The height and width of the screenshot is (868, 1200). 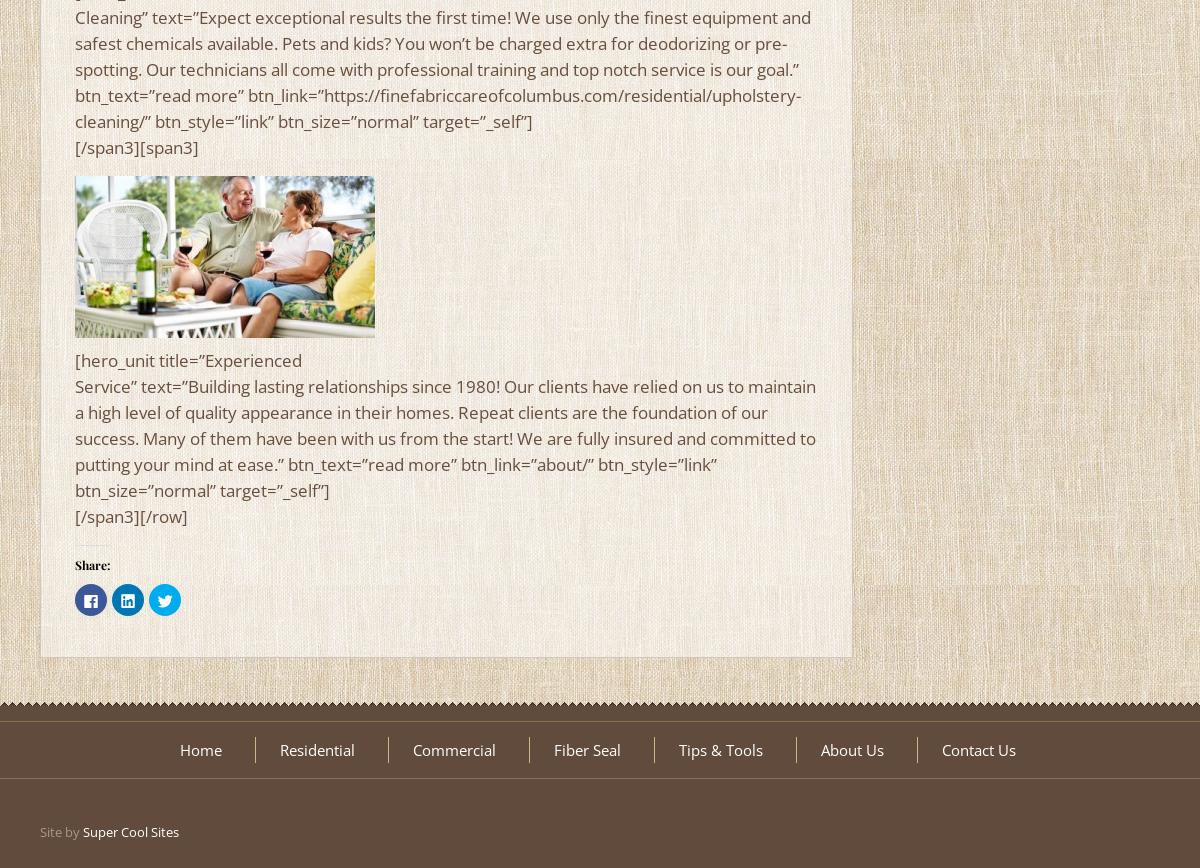 I want to click on 'Home', so click(x=199, y=750).